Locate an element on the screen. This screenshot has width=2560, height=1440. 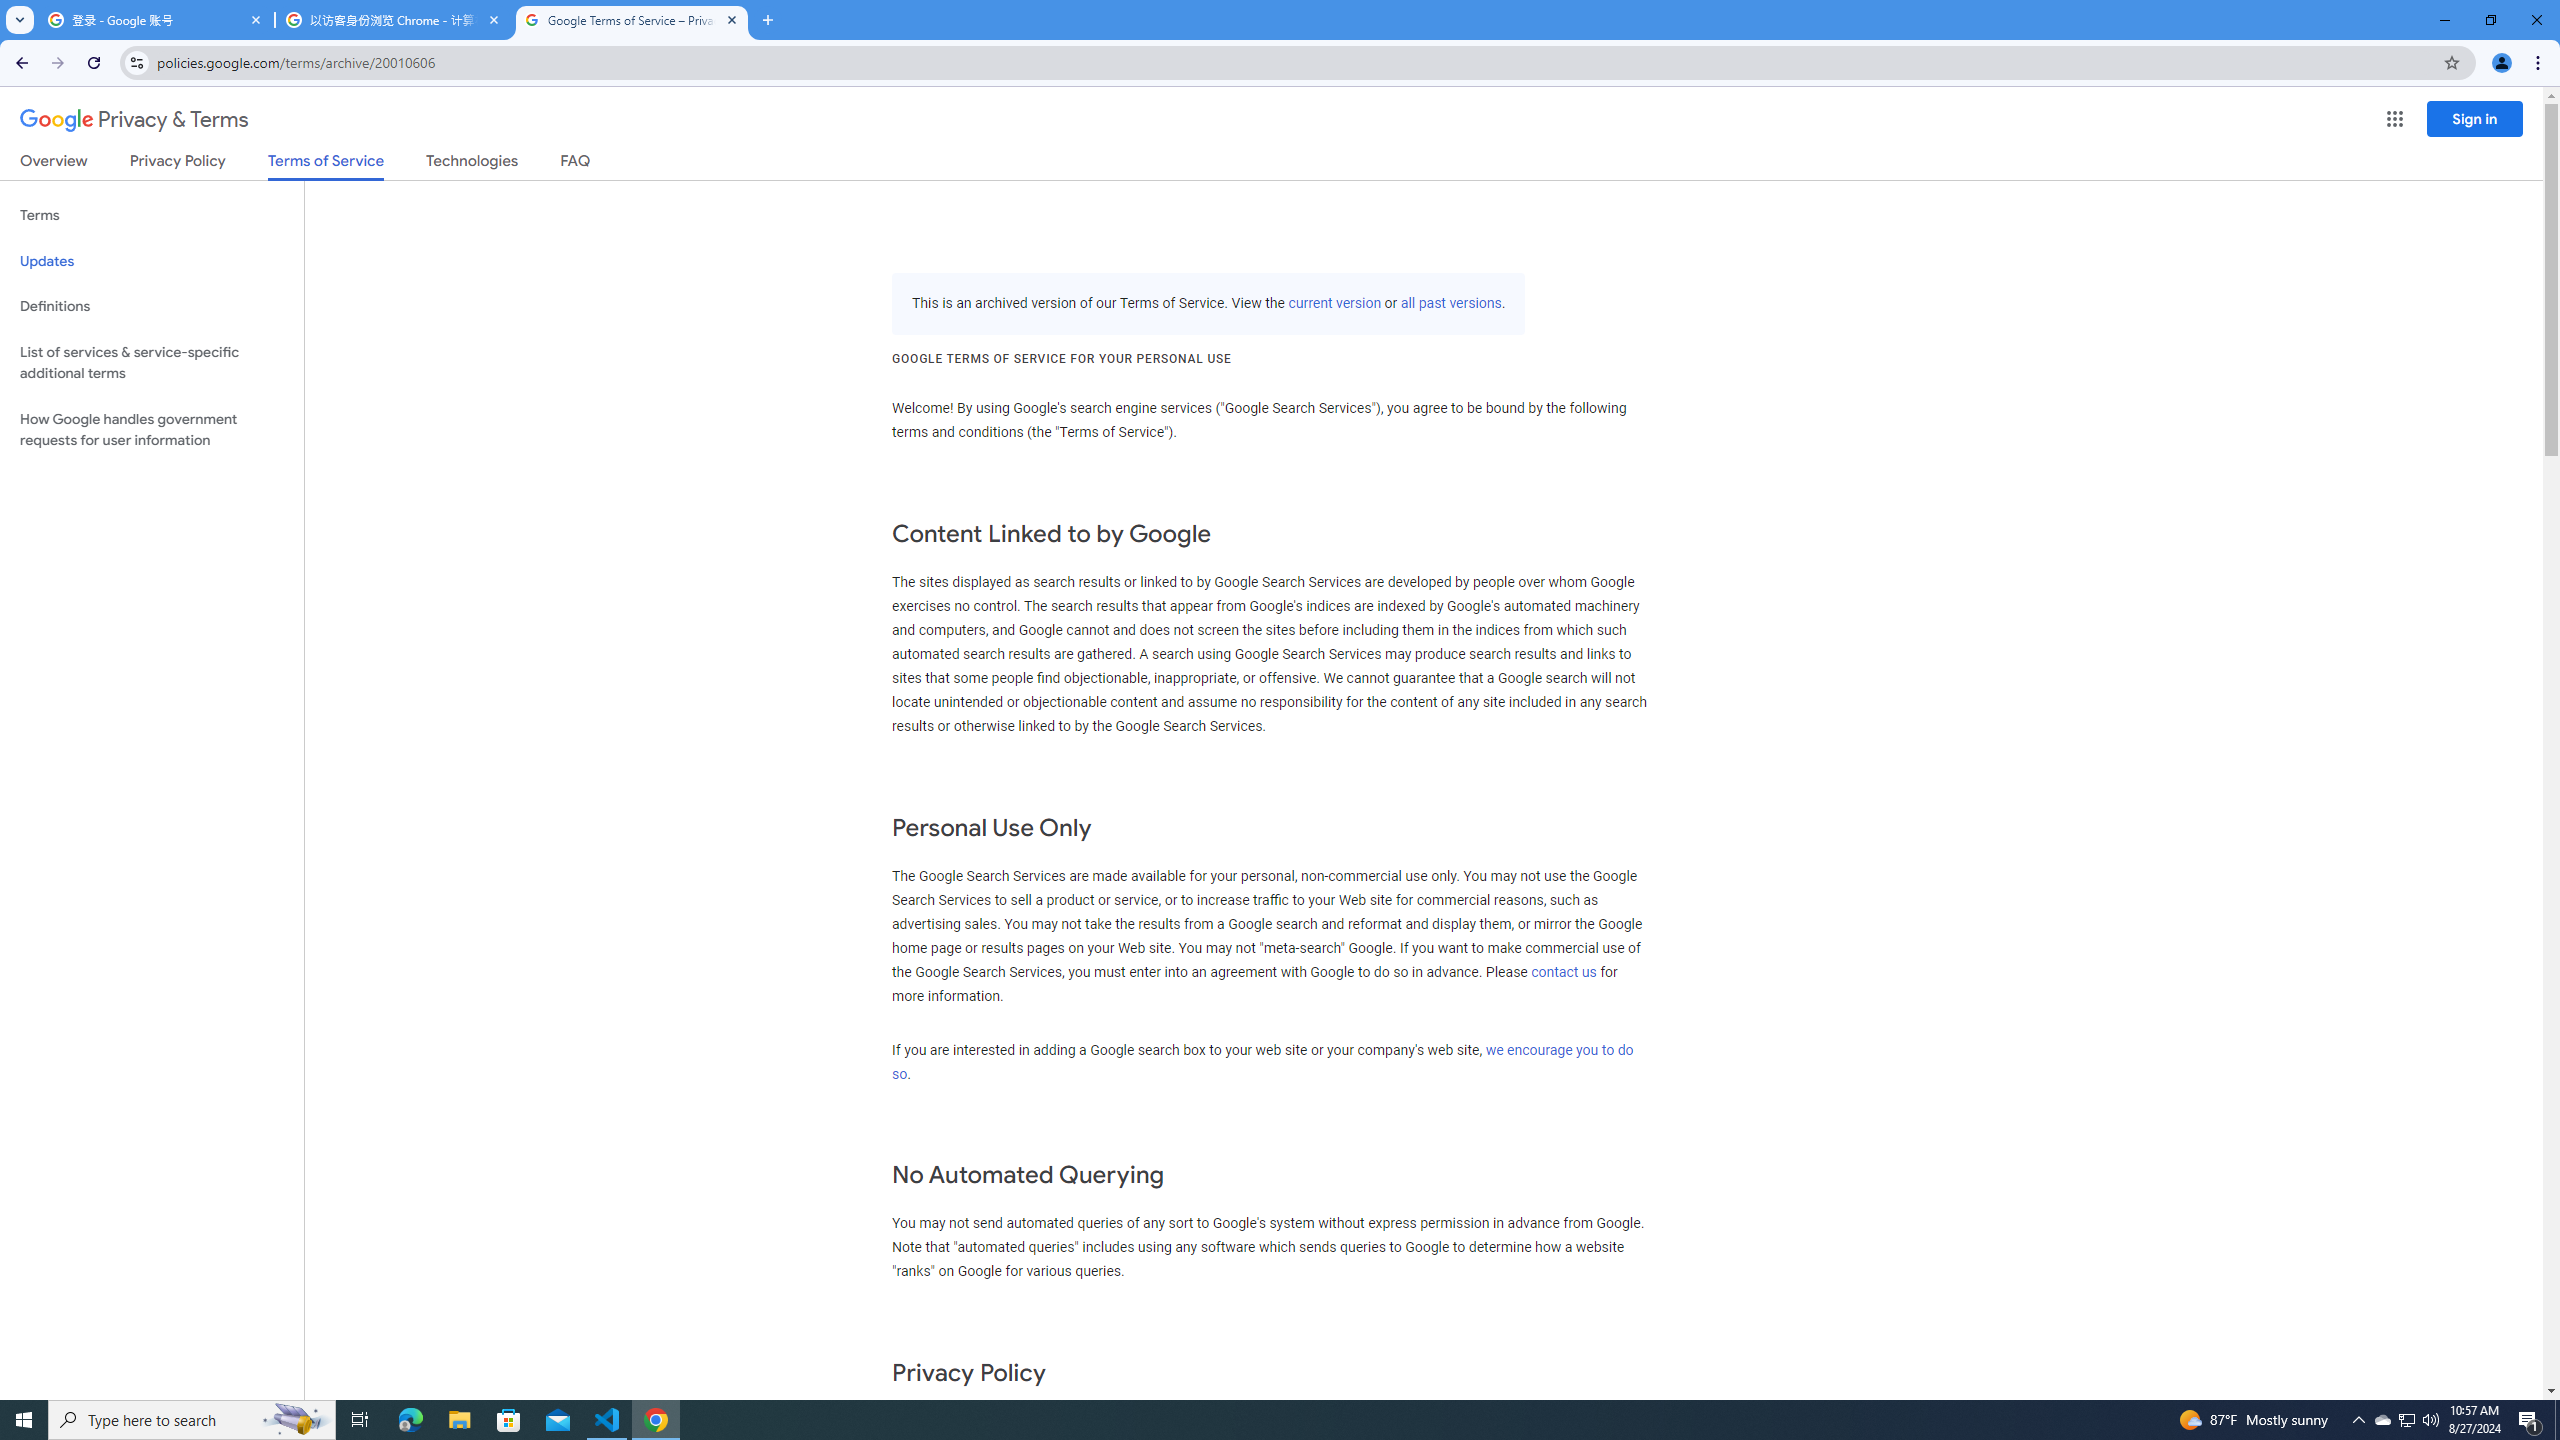
'Definitions' is located at coordinates (151, 306).